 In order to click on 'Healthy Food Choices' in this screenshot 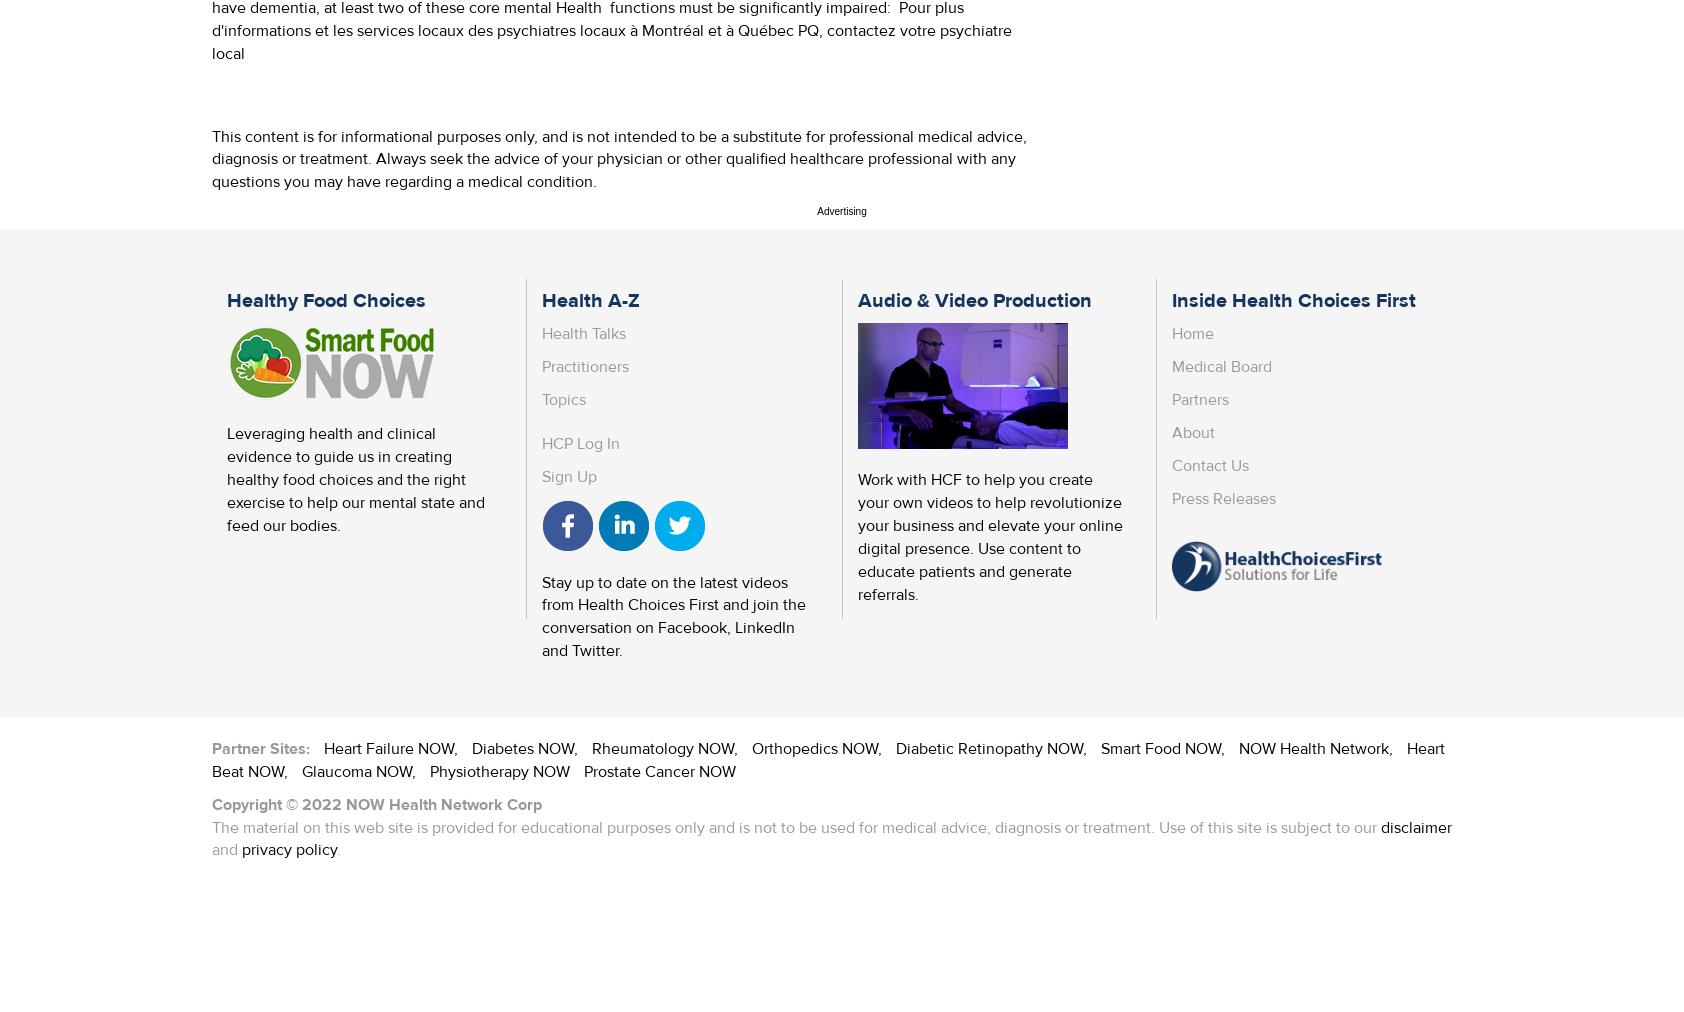, I will do `click(326, 299)`.